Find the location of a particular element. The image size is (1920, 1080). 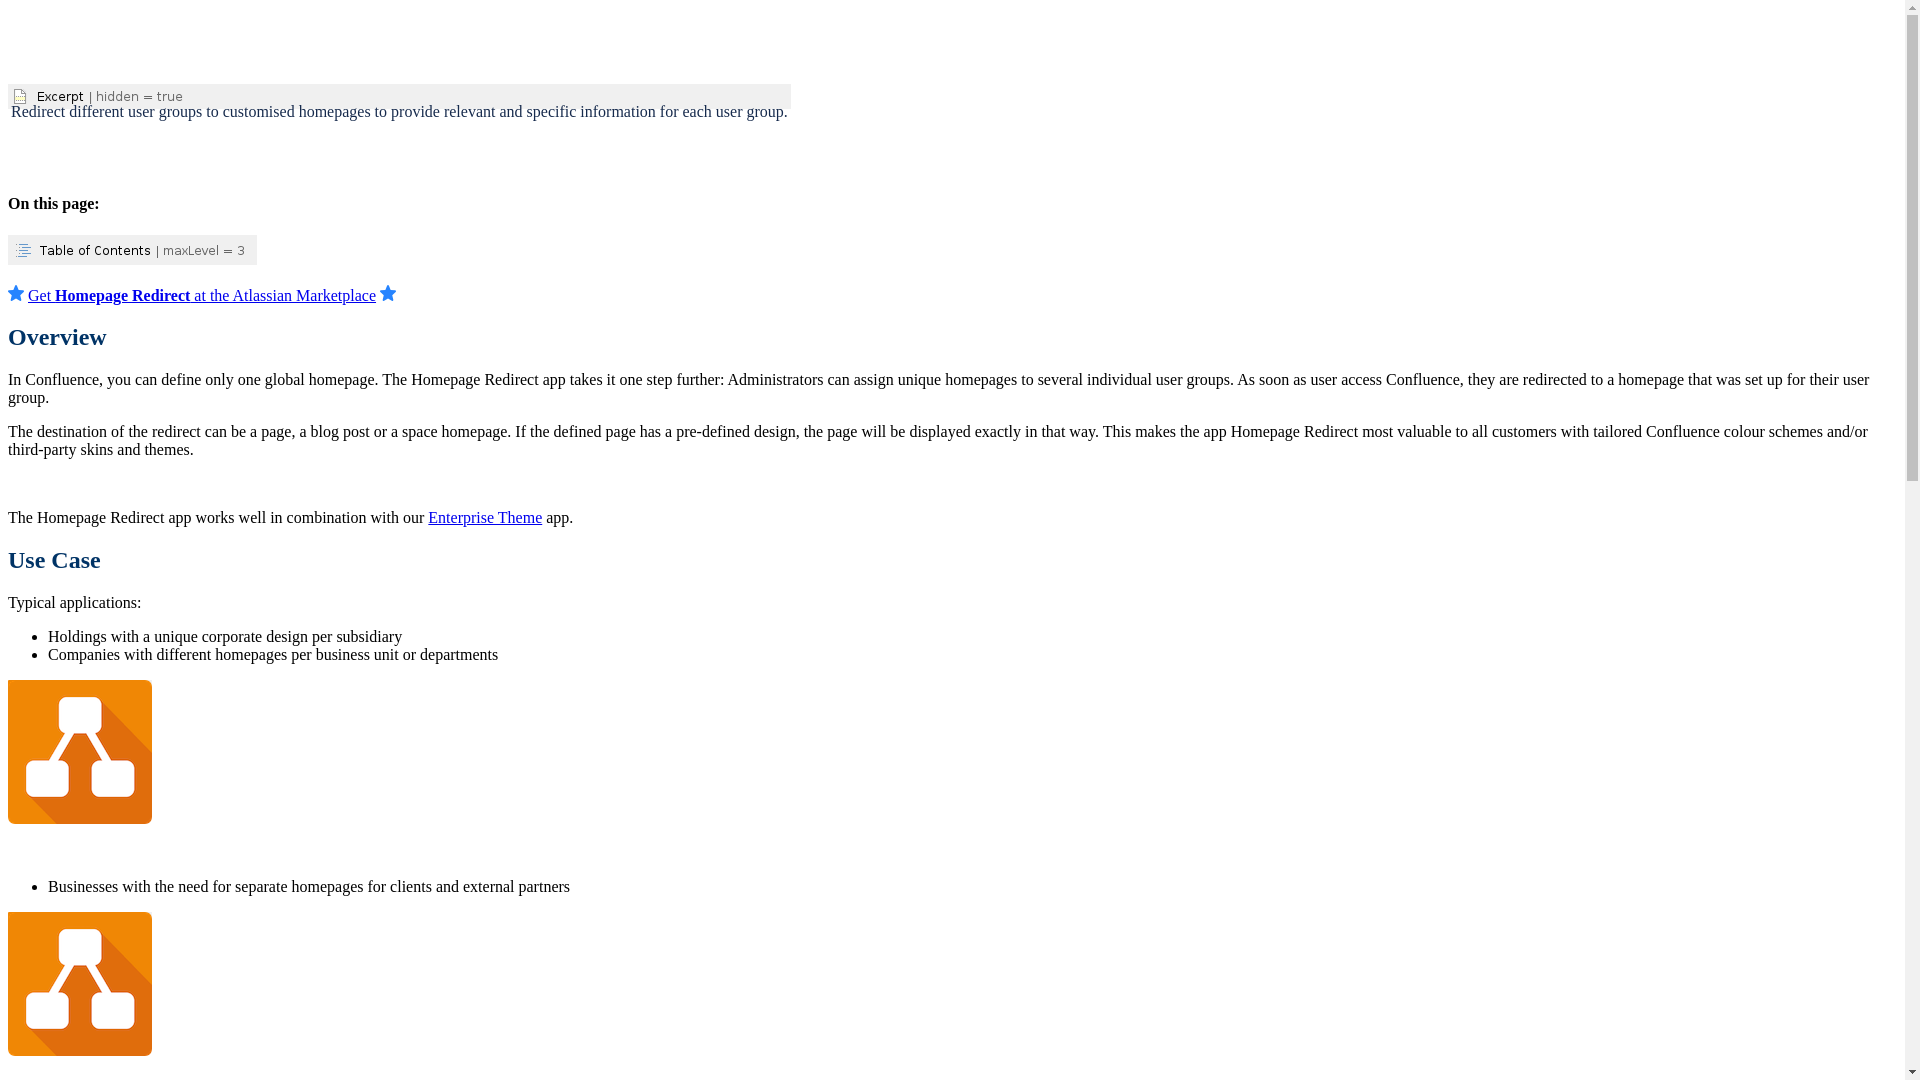

'Get Homepage Redirect at the Atlassian Marketplace' is located at coordinates (201, 295).